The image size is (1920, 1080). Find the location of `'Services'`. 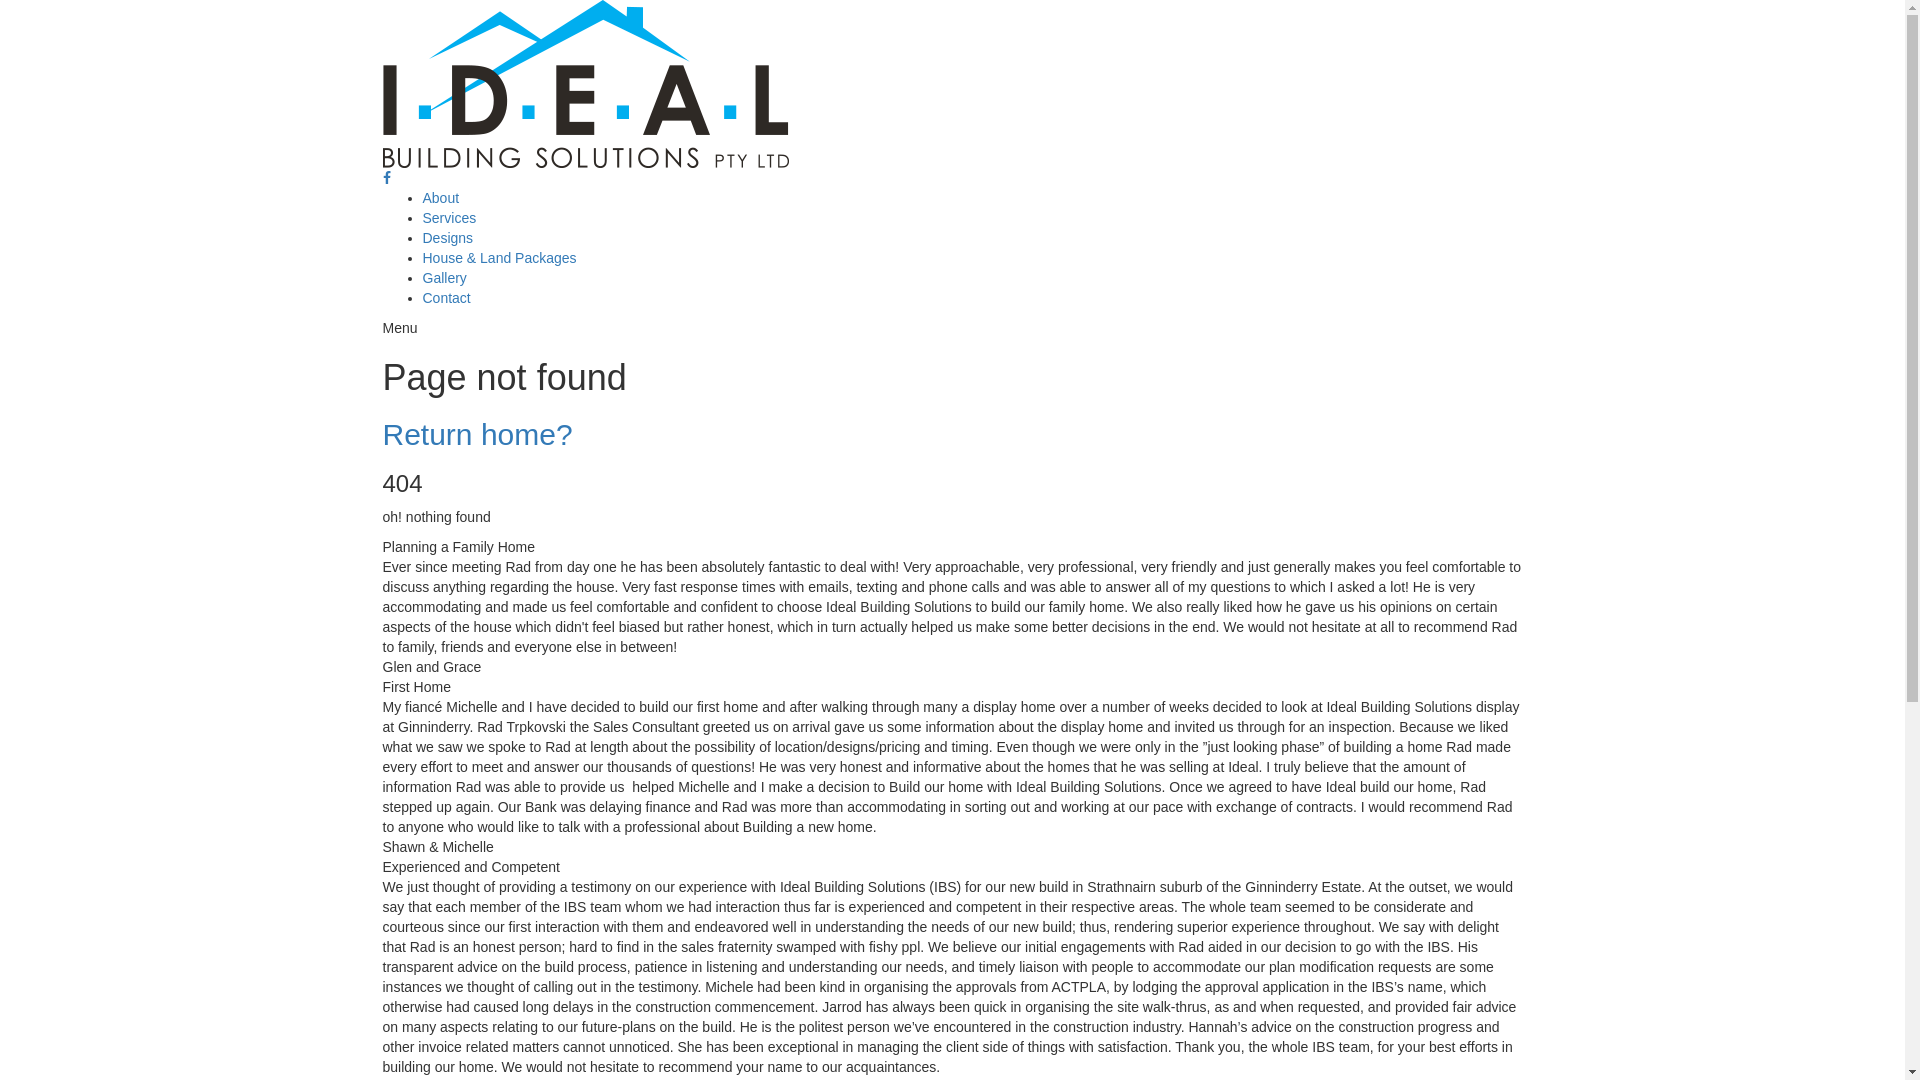

'Services' is located at coordinates (448, 218).